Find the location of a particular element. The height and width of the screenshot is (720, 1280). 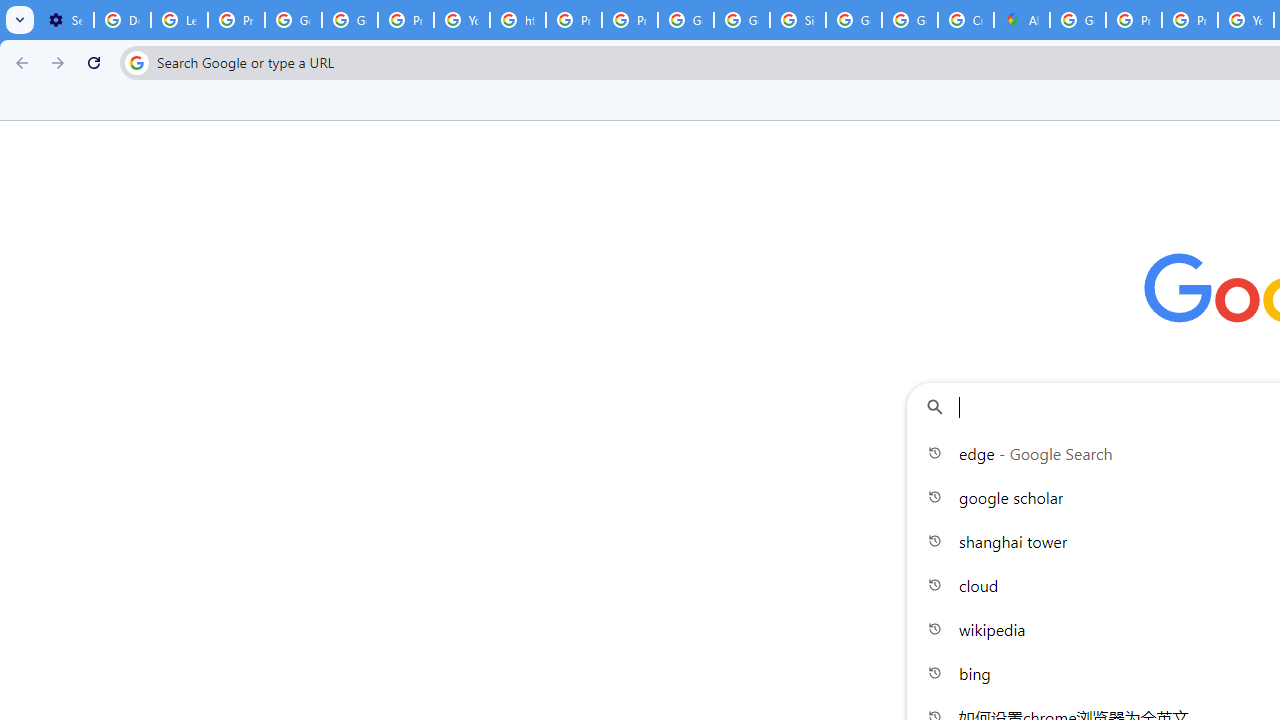

'Privacy Help Center - Policies Help' is located at coordinates (1134, 20).